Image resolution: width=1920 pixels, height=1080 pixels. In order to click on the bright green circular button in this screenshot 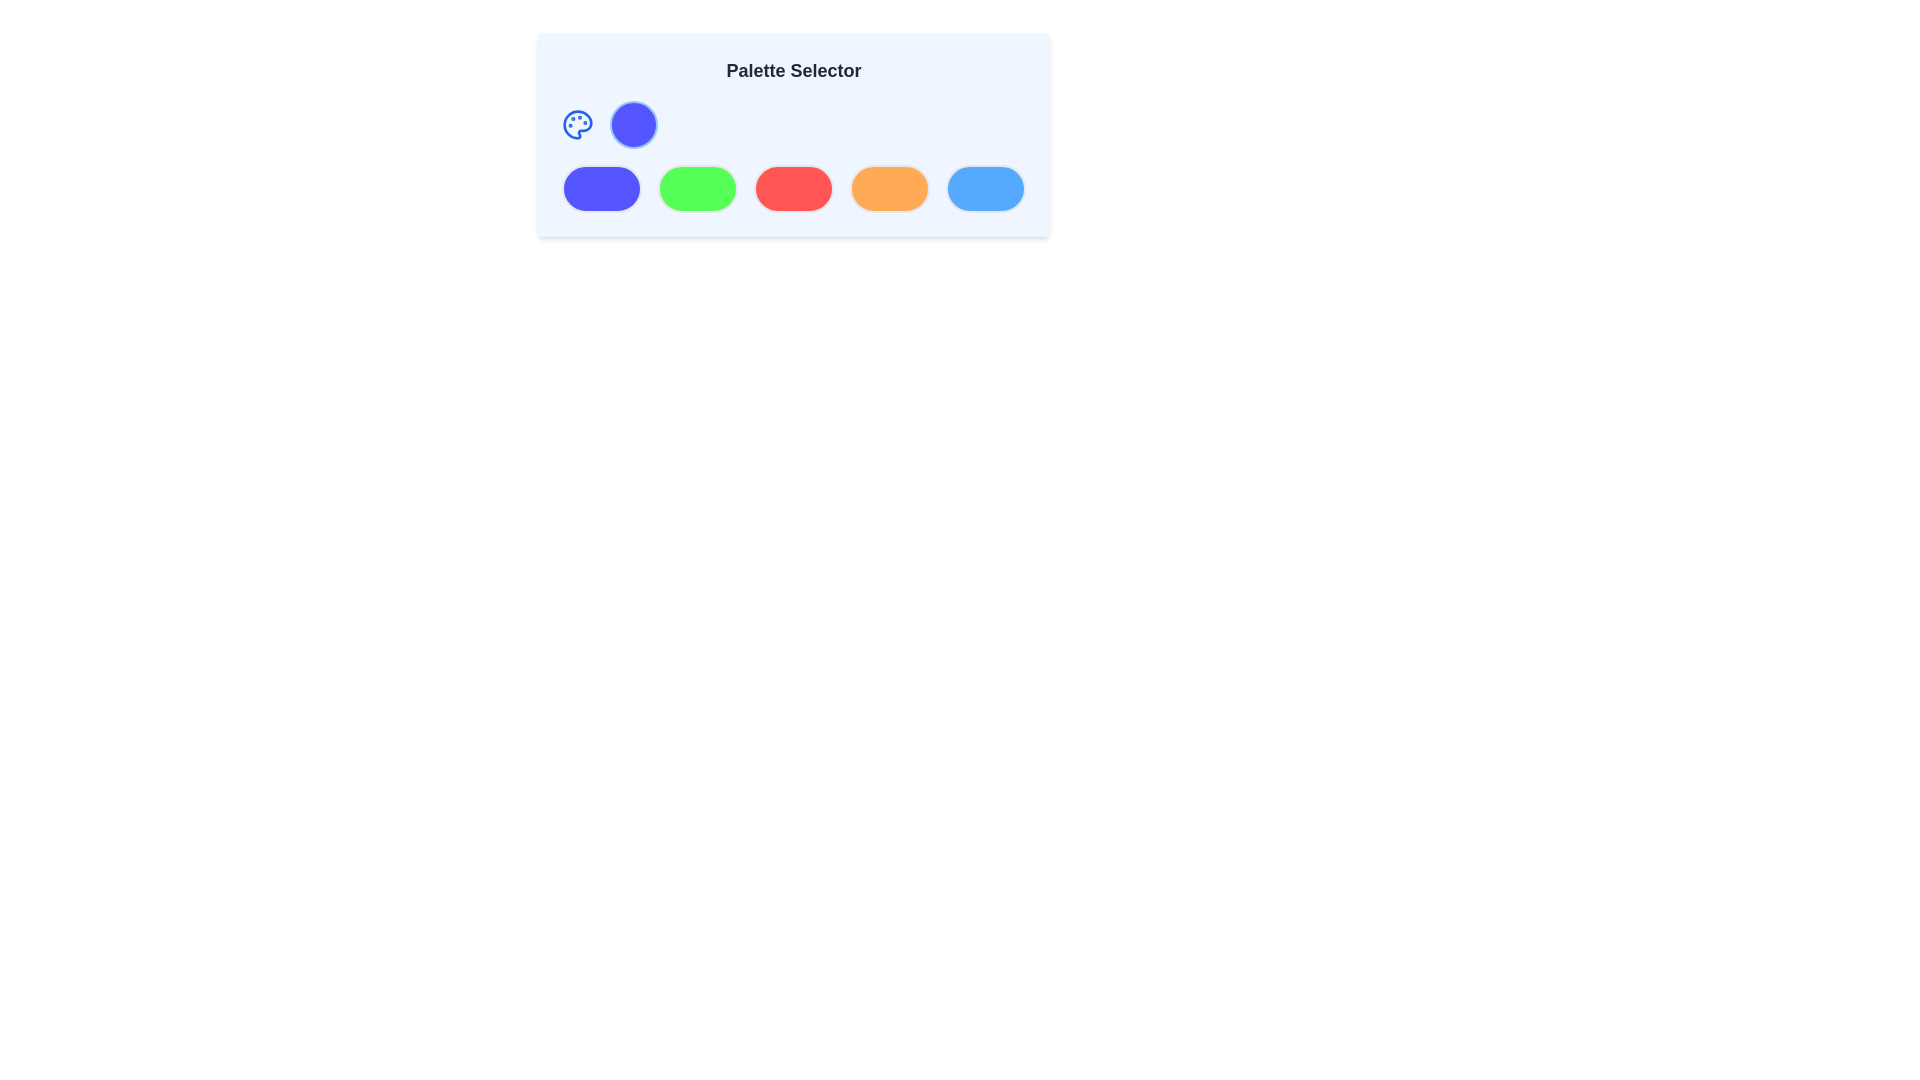, I will do `click(697, 189)`.